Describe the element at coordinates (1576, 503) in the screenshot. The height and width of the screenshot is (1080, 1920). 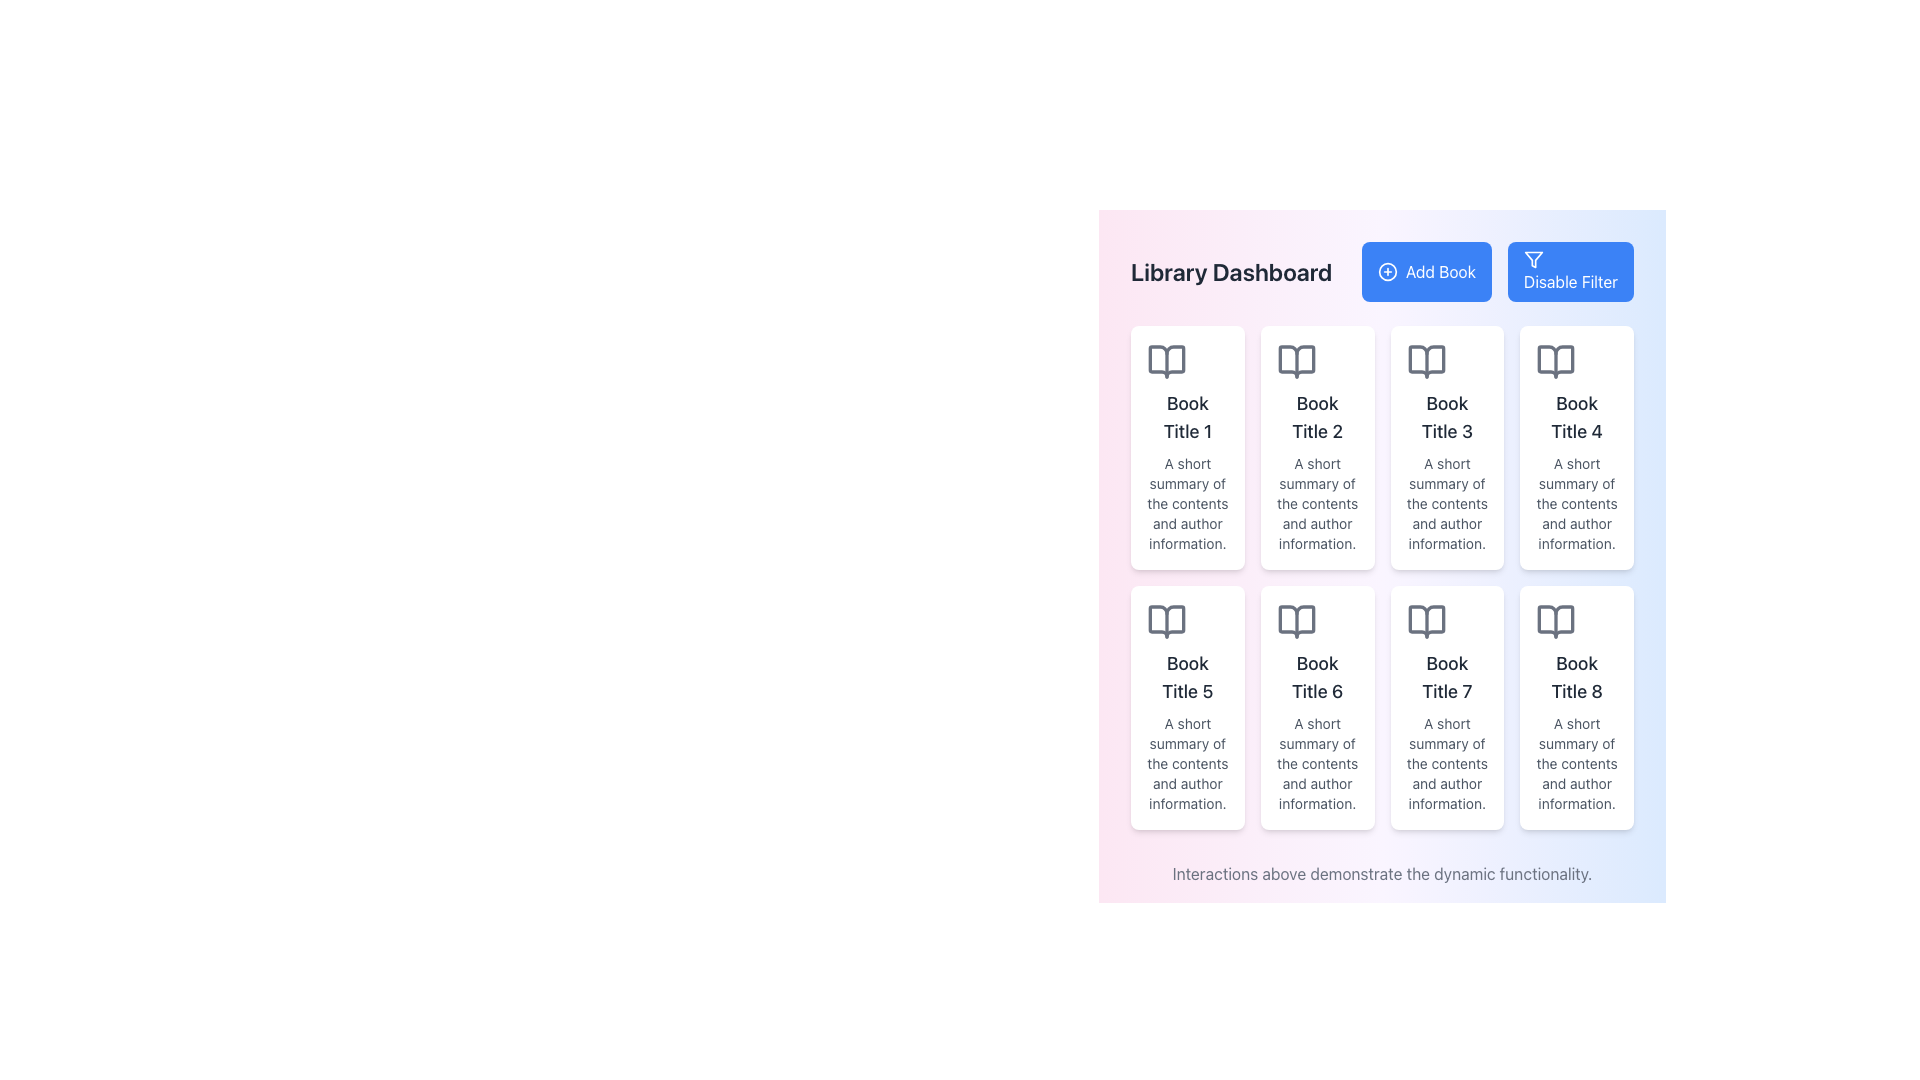
I see `the descriptive text label below 'Book Title 4' in the Library Dashboard section, which is the fourth card in the top row of the grid` at that location.